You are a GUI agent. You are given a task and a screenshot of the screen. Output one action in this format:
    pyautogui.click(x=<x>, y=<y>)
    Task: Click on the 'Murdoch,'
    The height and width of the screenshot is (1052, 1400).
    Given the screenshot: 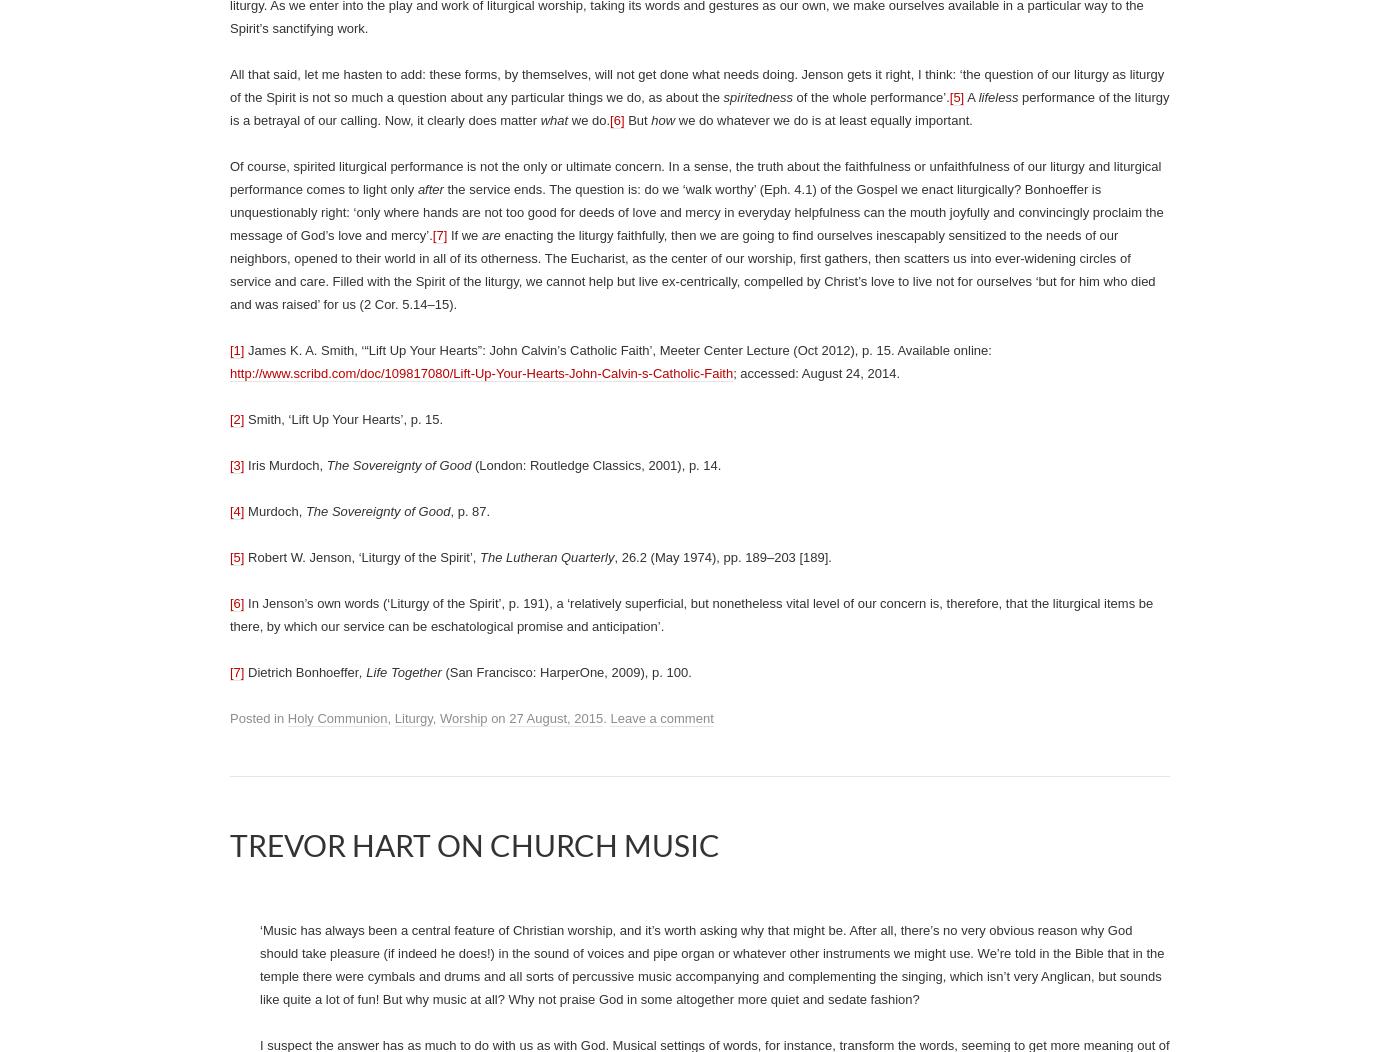 What is the action you would take?
    pyautogui.click(x=274, y=510)
    